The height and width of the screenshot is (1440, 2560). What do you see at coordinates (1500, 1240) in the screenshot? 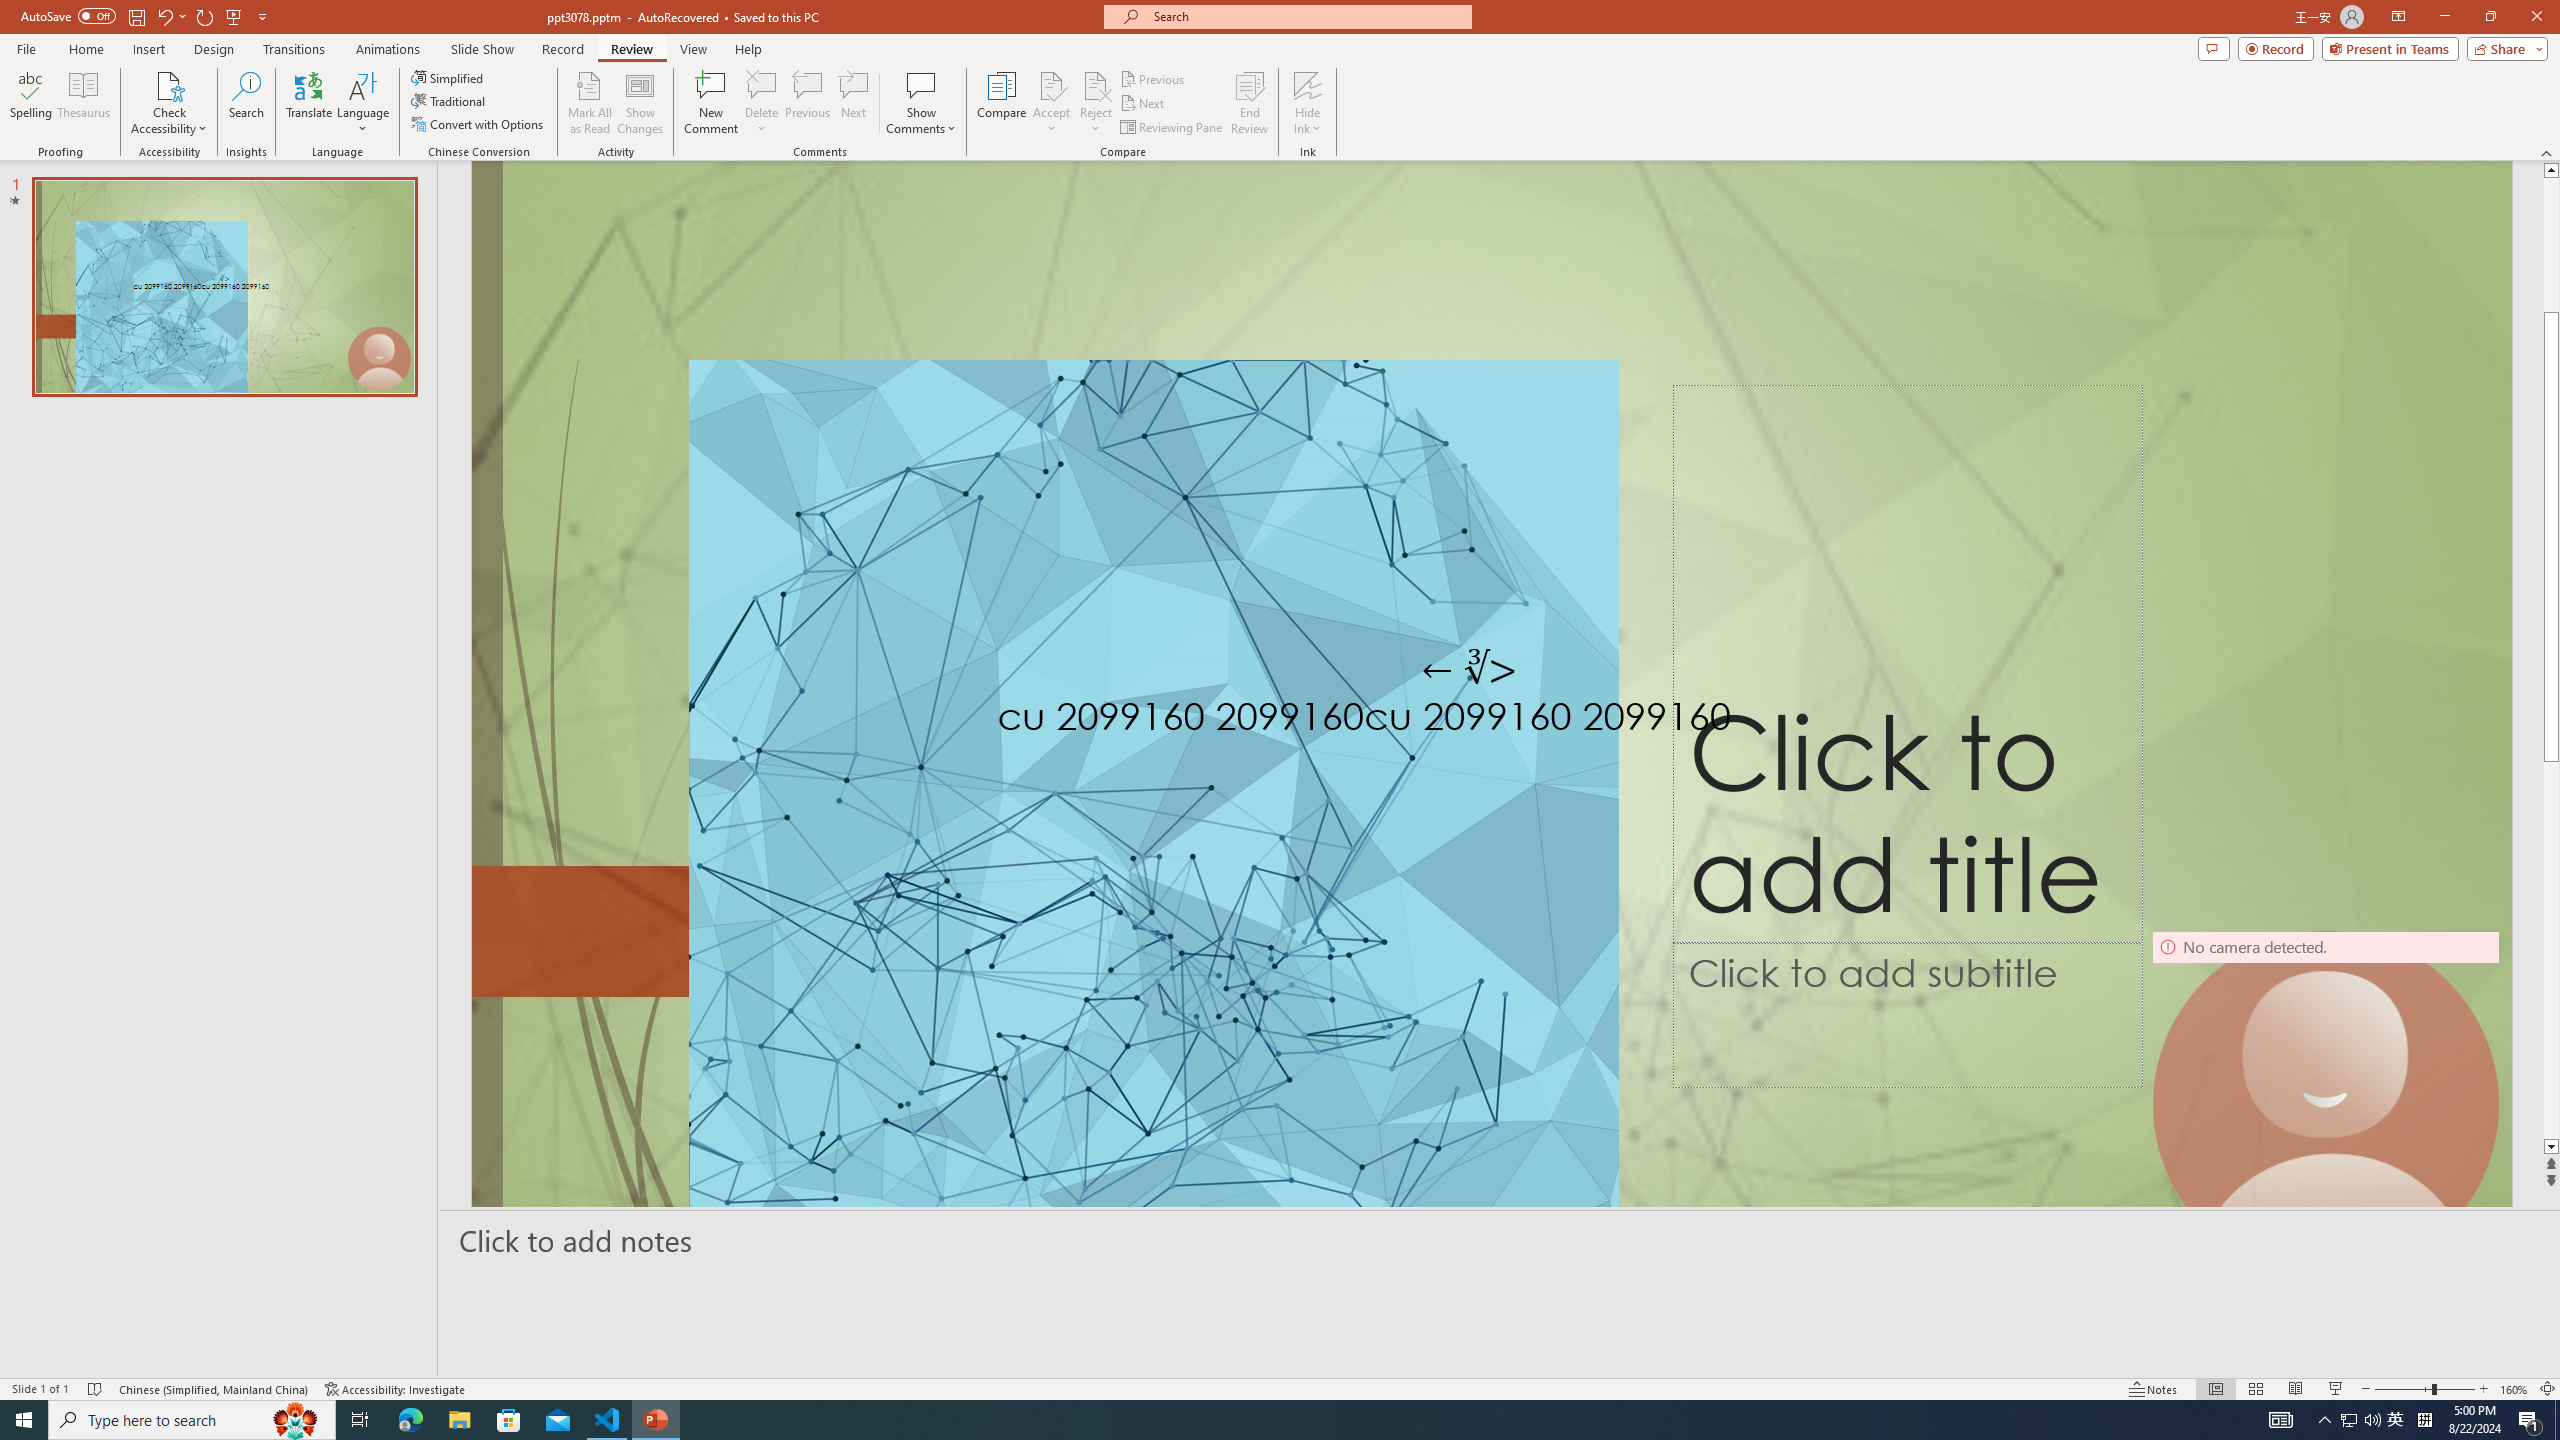
I see `'Slide Notes'` at bounding box center [1500, 1240].